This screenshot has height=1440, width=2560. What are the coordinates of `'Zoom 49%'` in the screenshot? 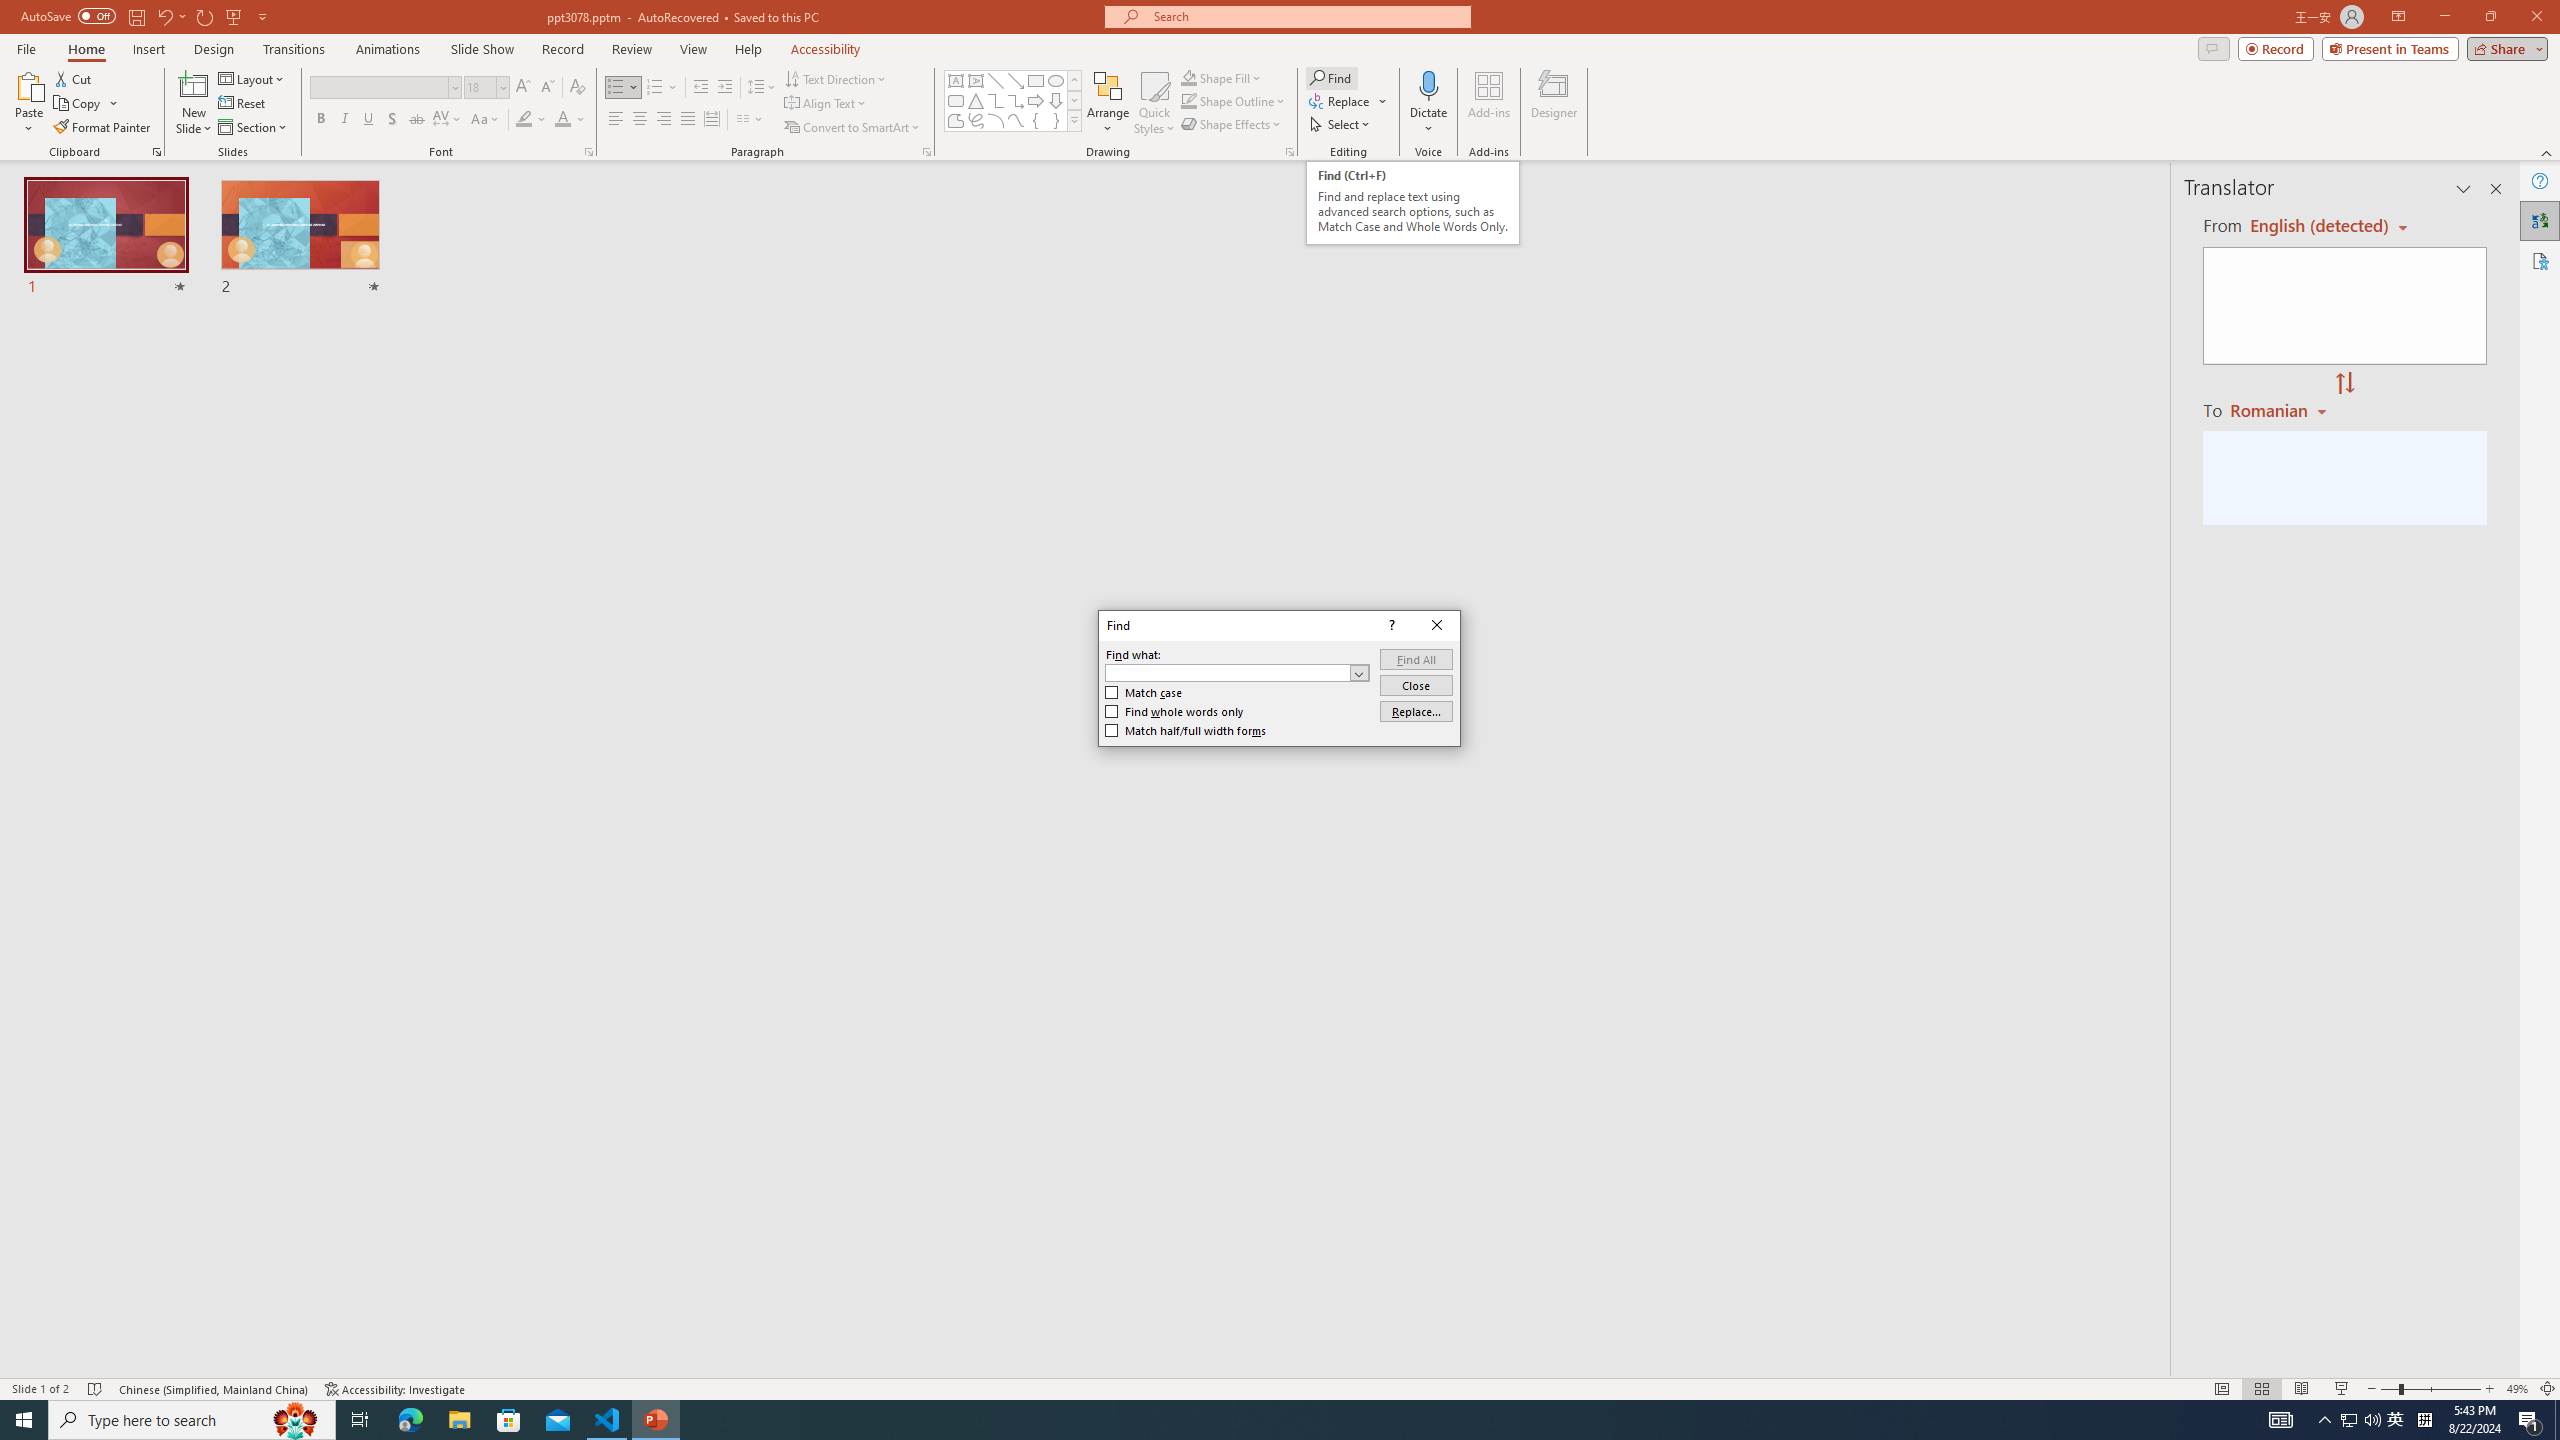 It's located at (2516, 1389).